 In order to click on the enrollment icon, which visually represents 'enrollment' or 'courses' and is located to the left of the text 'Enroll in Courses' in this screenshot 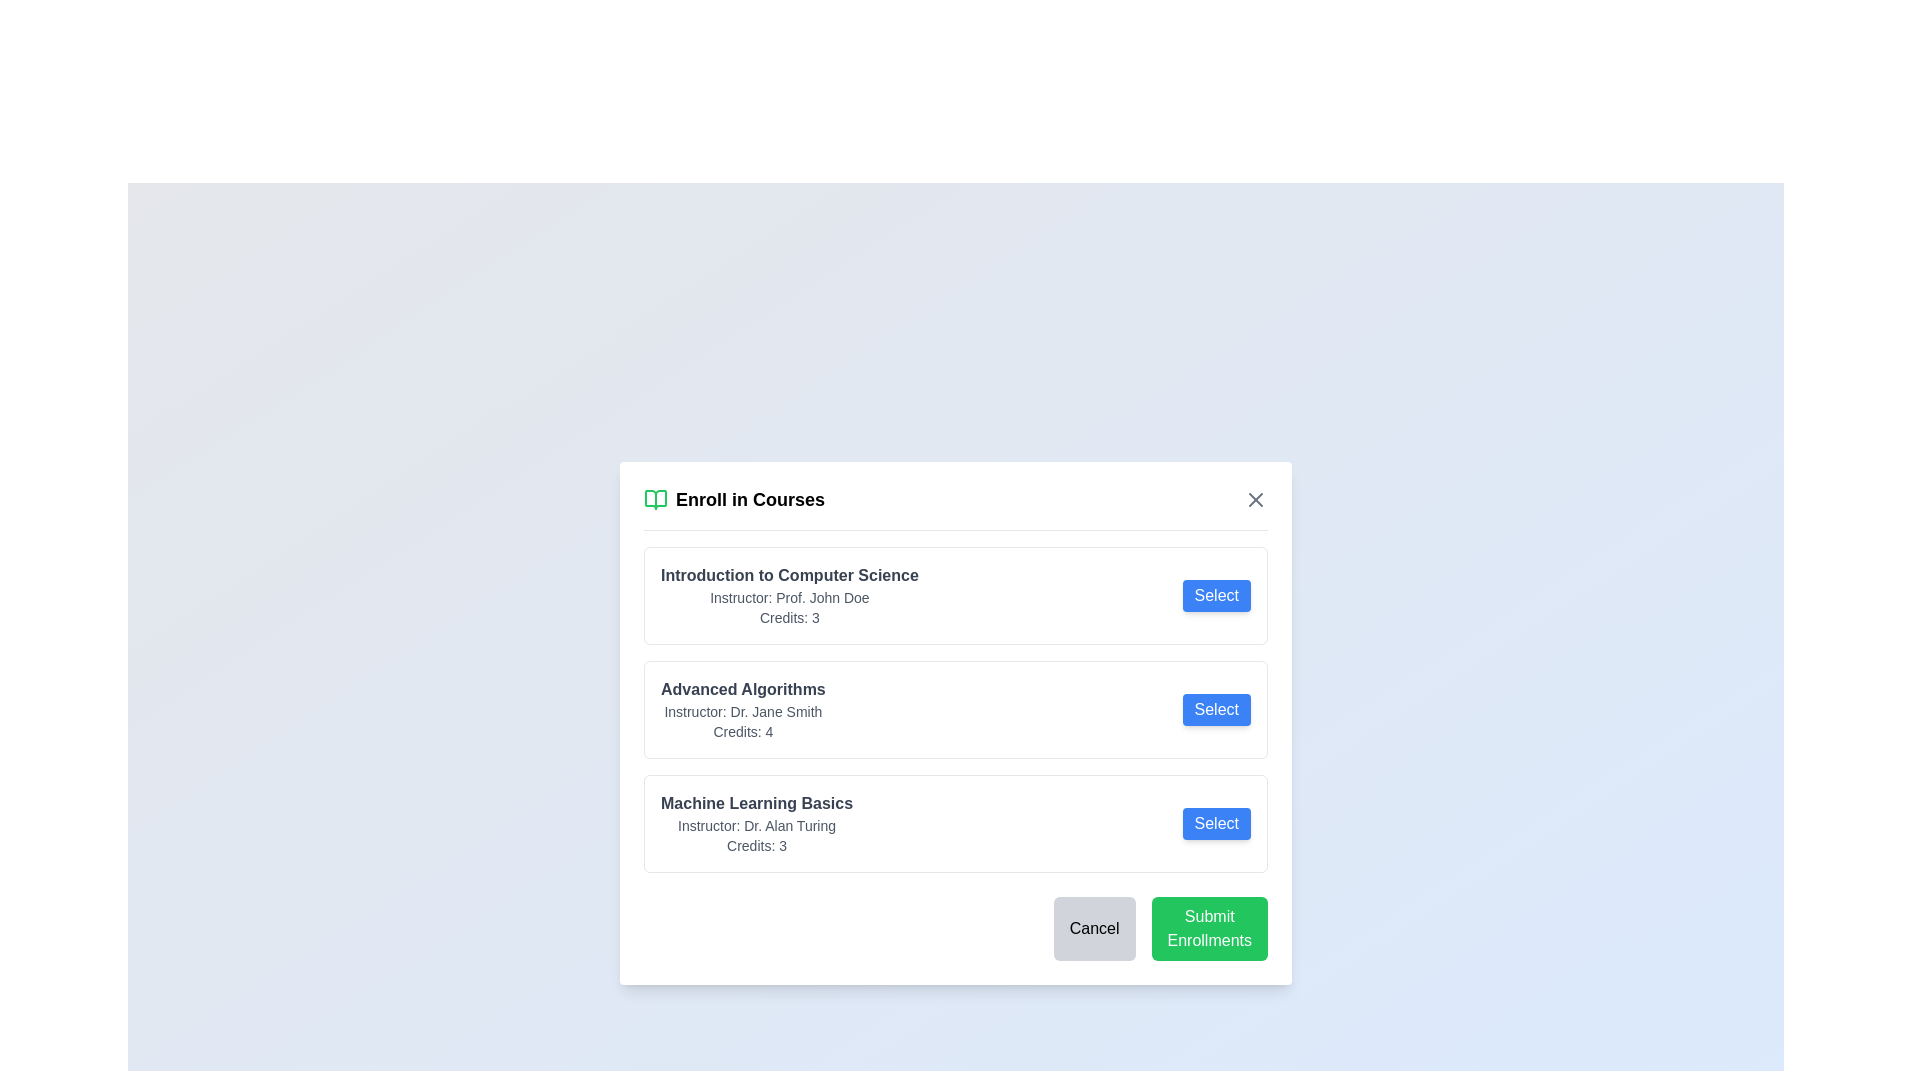, I will do `click(656, 498)`.